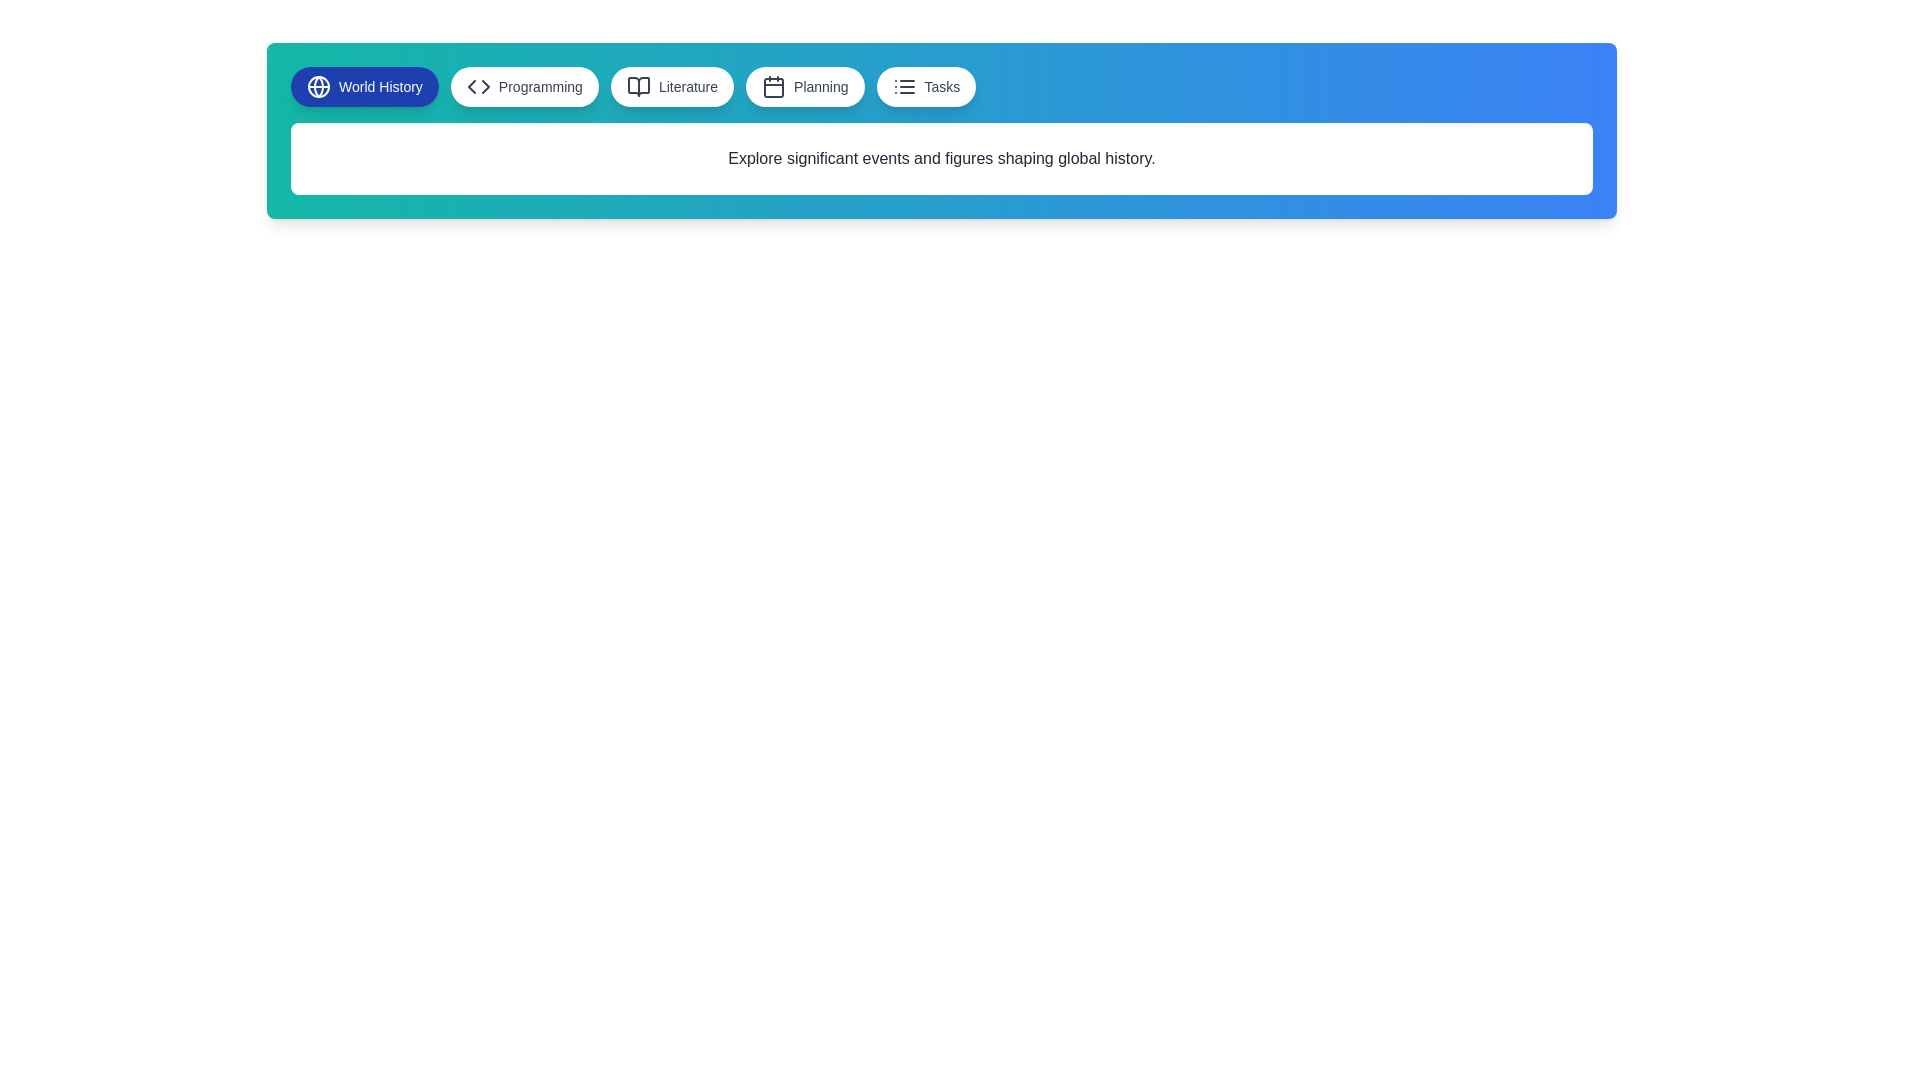 Image resolution: width=1920 pixels, height=1080 pixels. What do you see at coordinates (805, 86) in the screenshot?
I see `the button labeled Planning to observe the hover effect` at bounding box center [805, 86].